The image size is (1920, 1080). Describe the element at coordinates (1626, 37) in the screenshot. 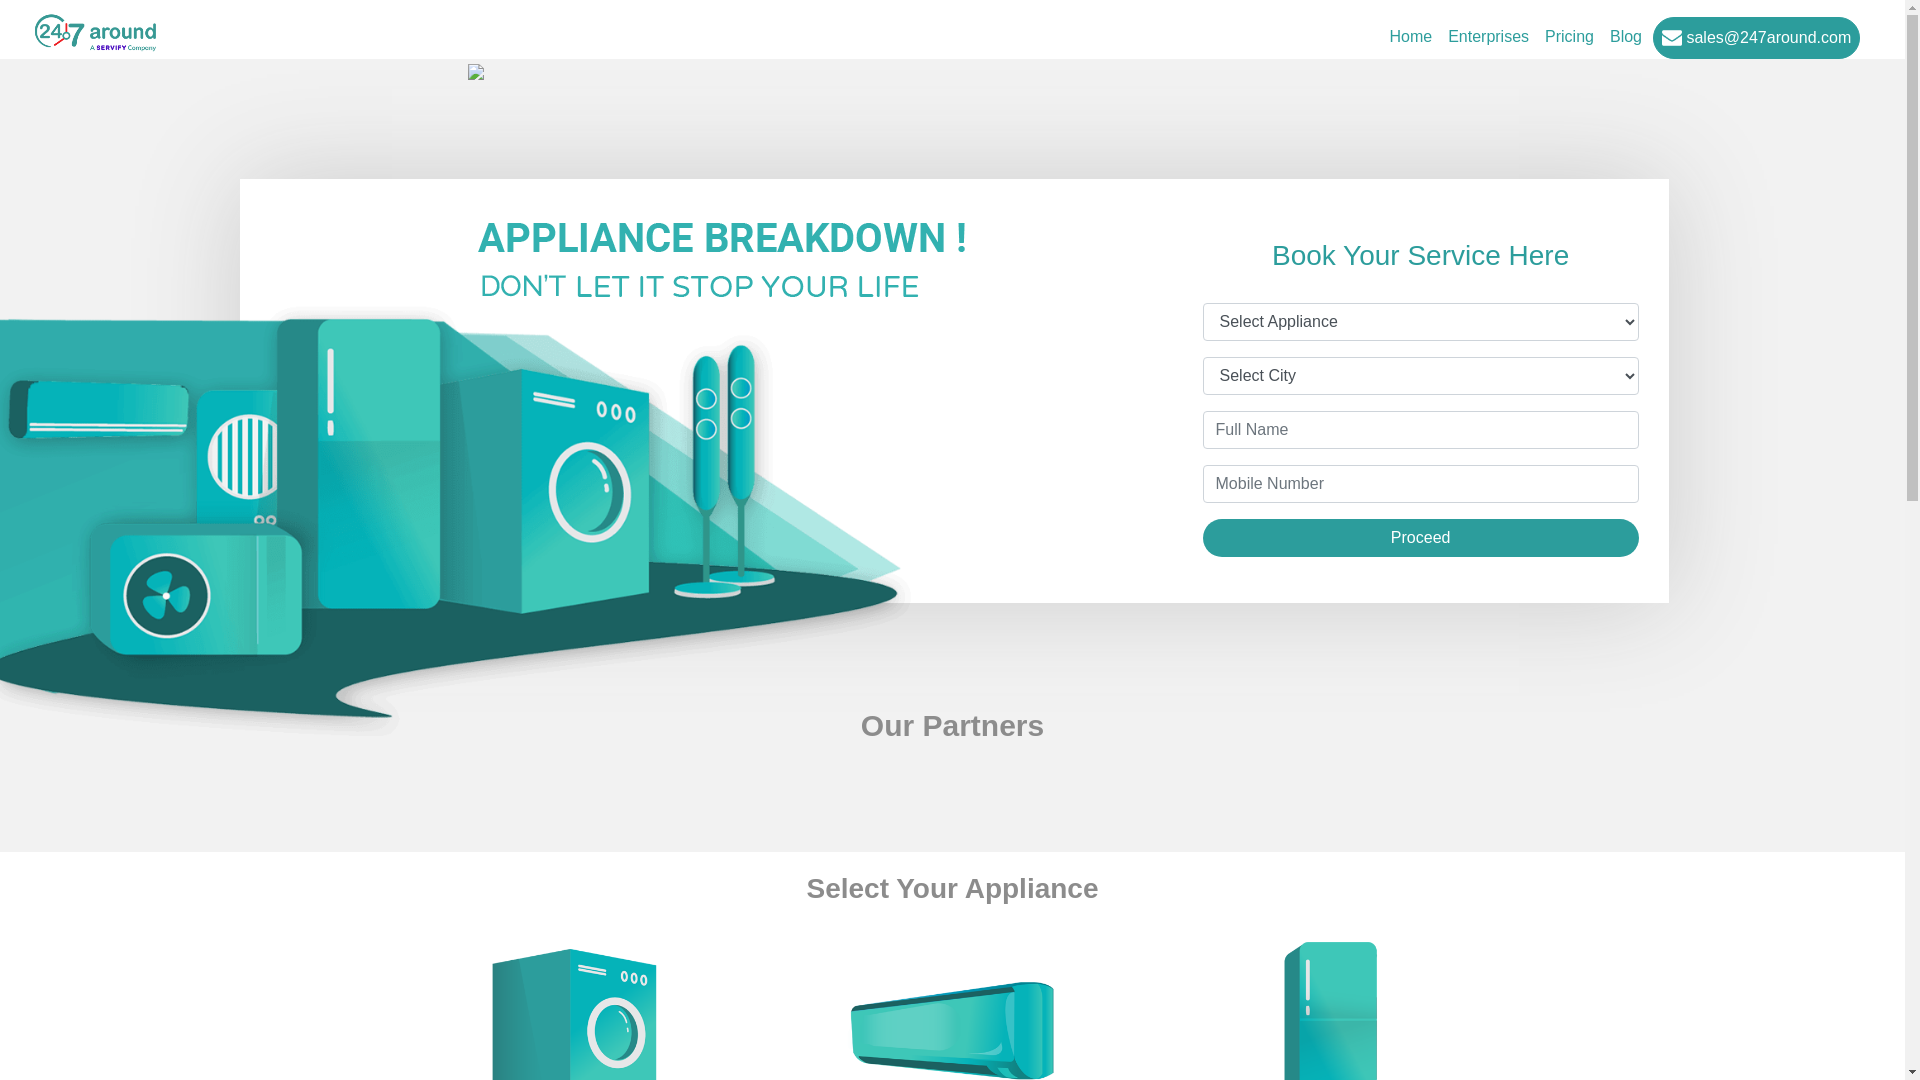

I see `'Blog'` at that location.